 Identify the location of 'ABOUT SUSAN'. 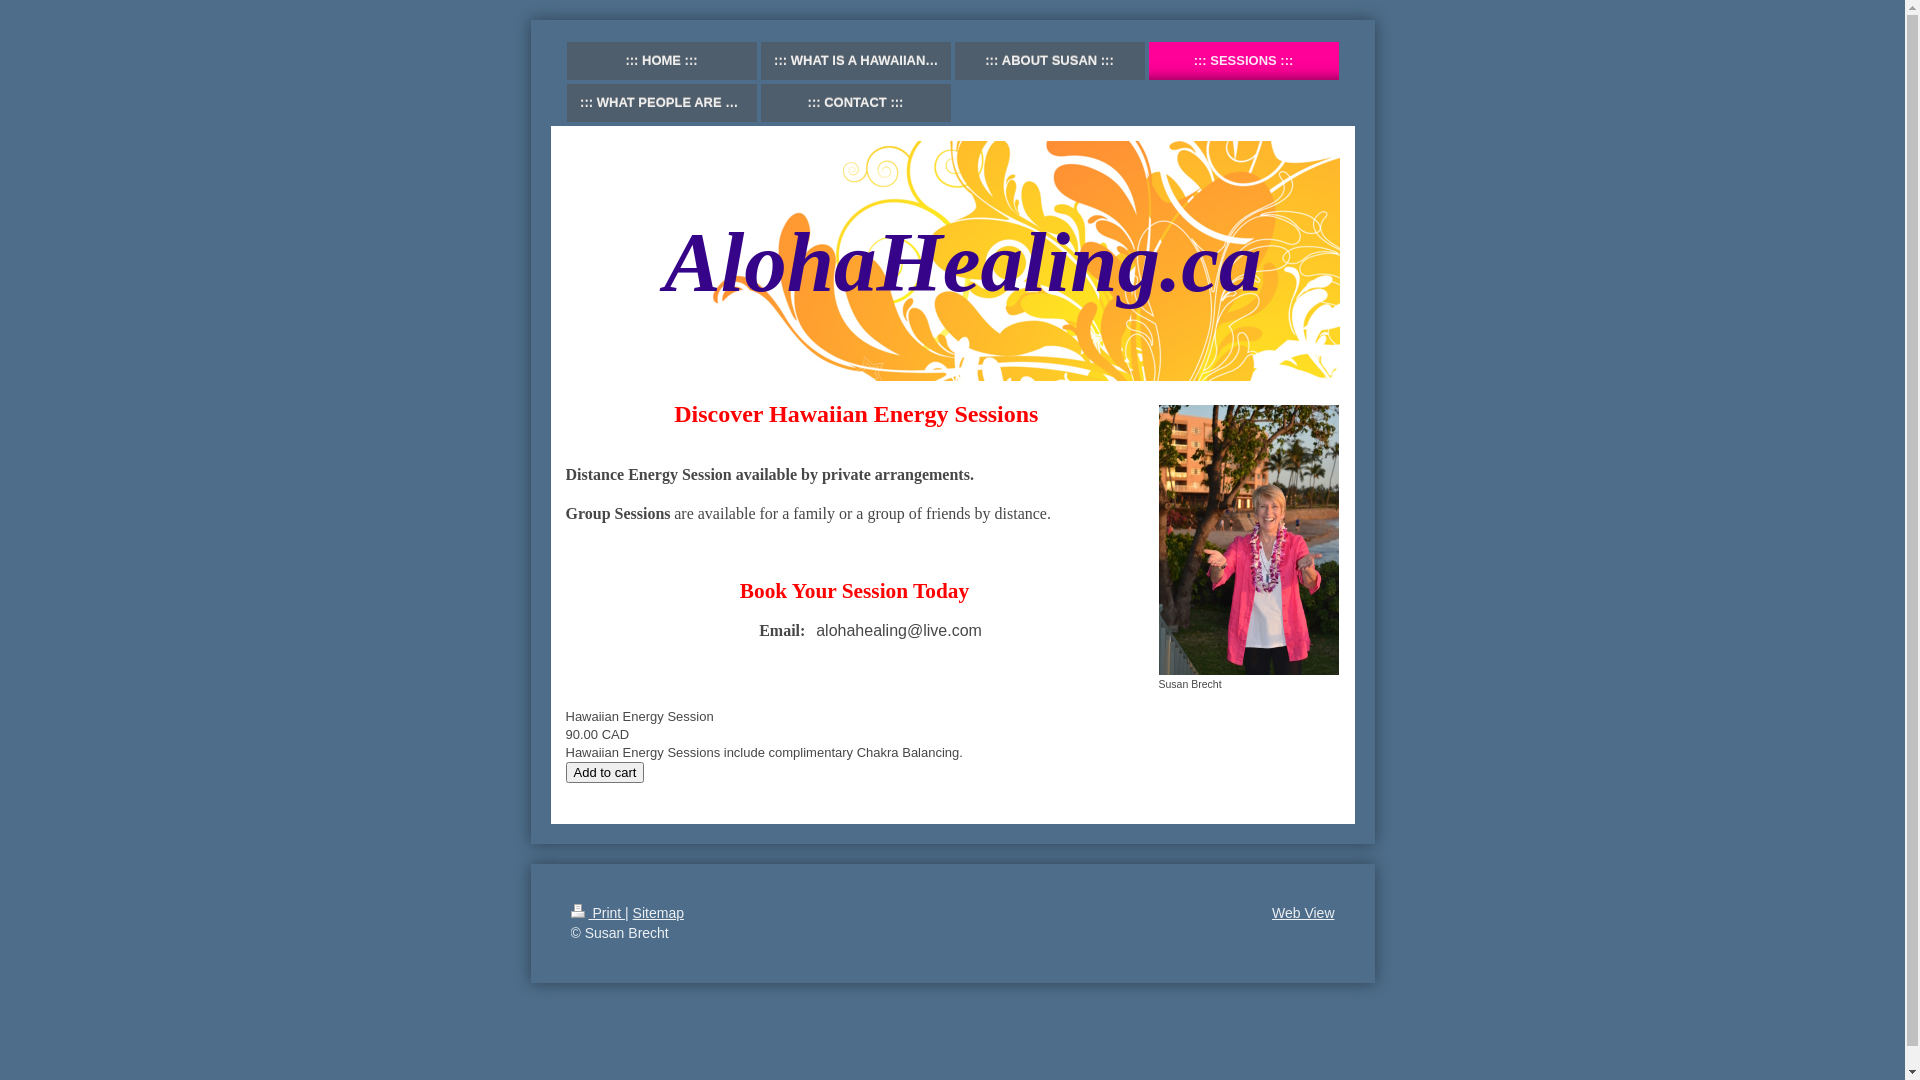
(953, 60).